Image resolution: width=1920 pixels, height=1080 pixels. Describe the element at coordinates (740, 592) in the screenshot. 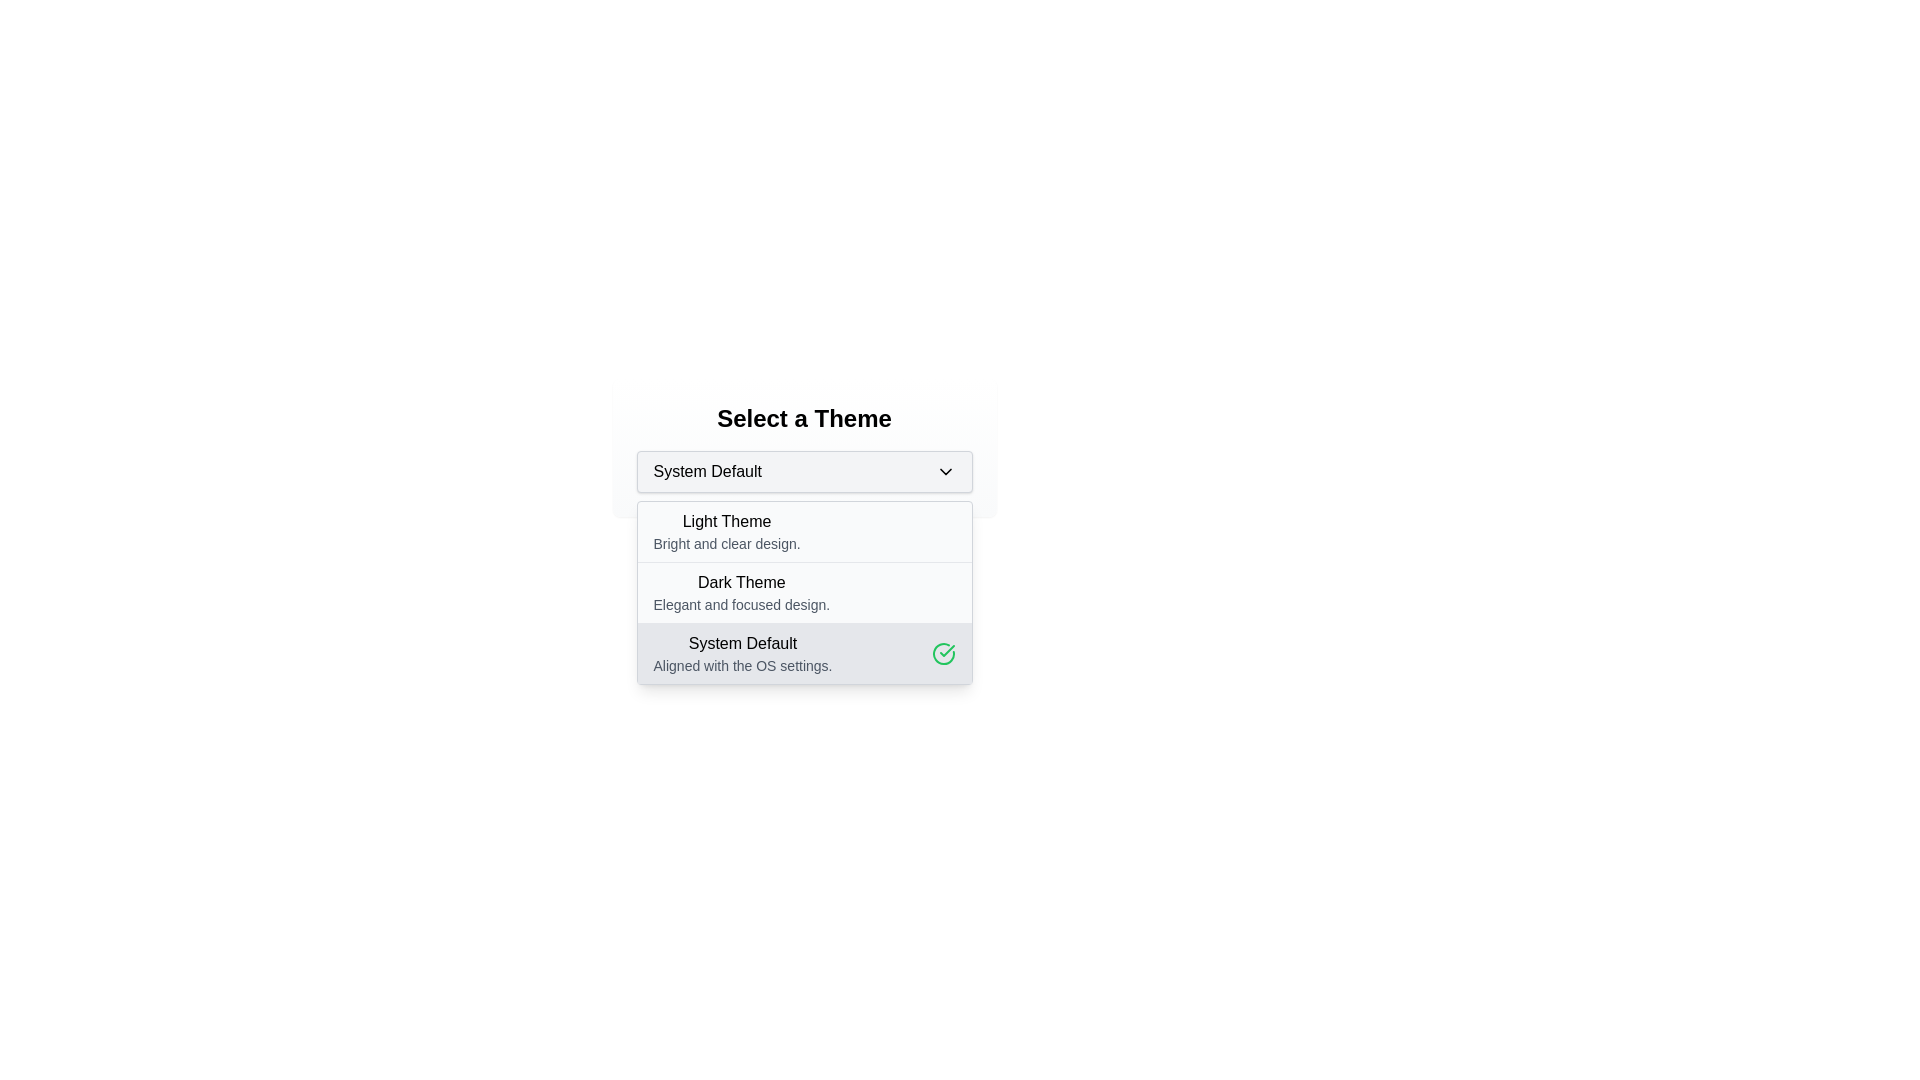

I see `the second entry in the theme selection dropdown, which represents the dark theme option` at that location.